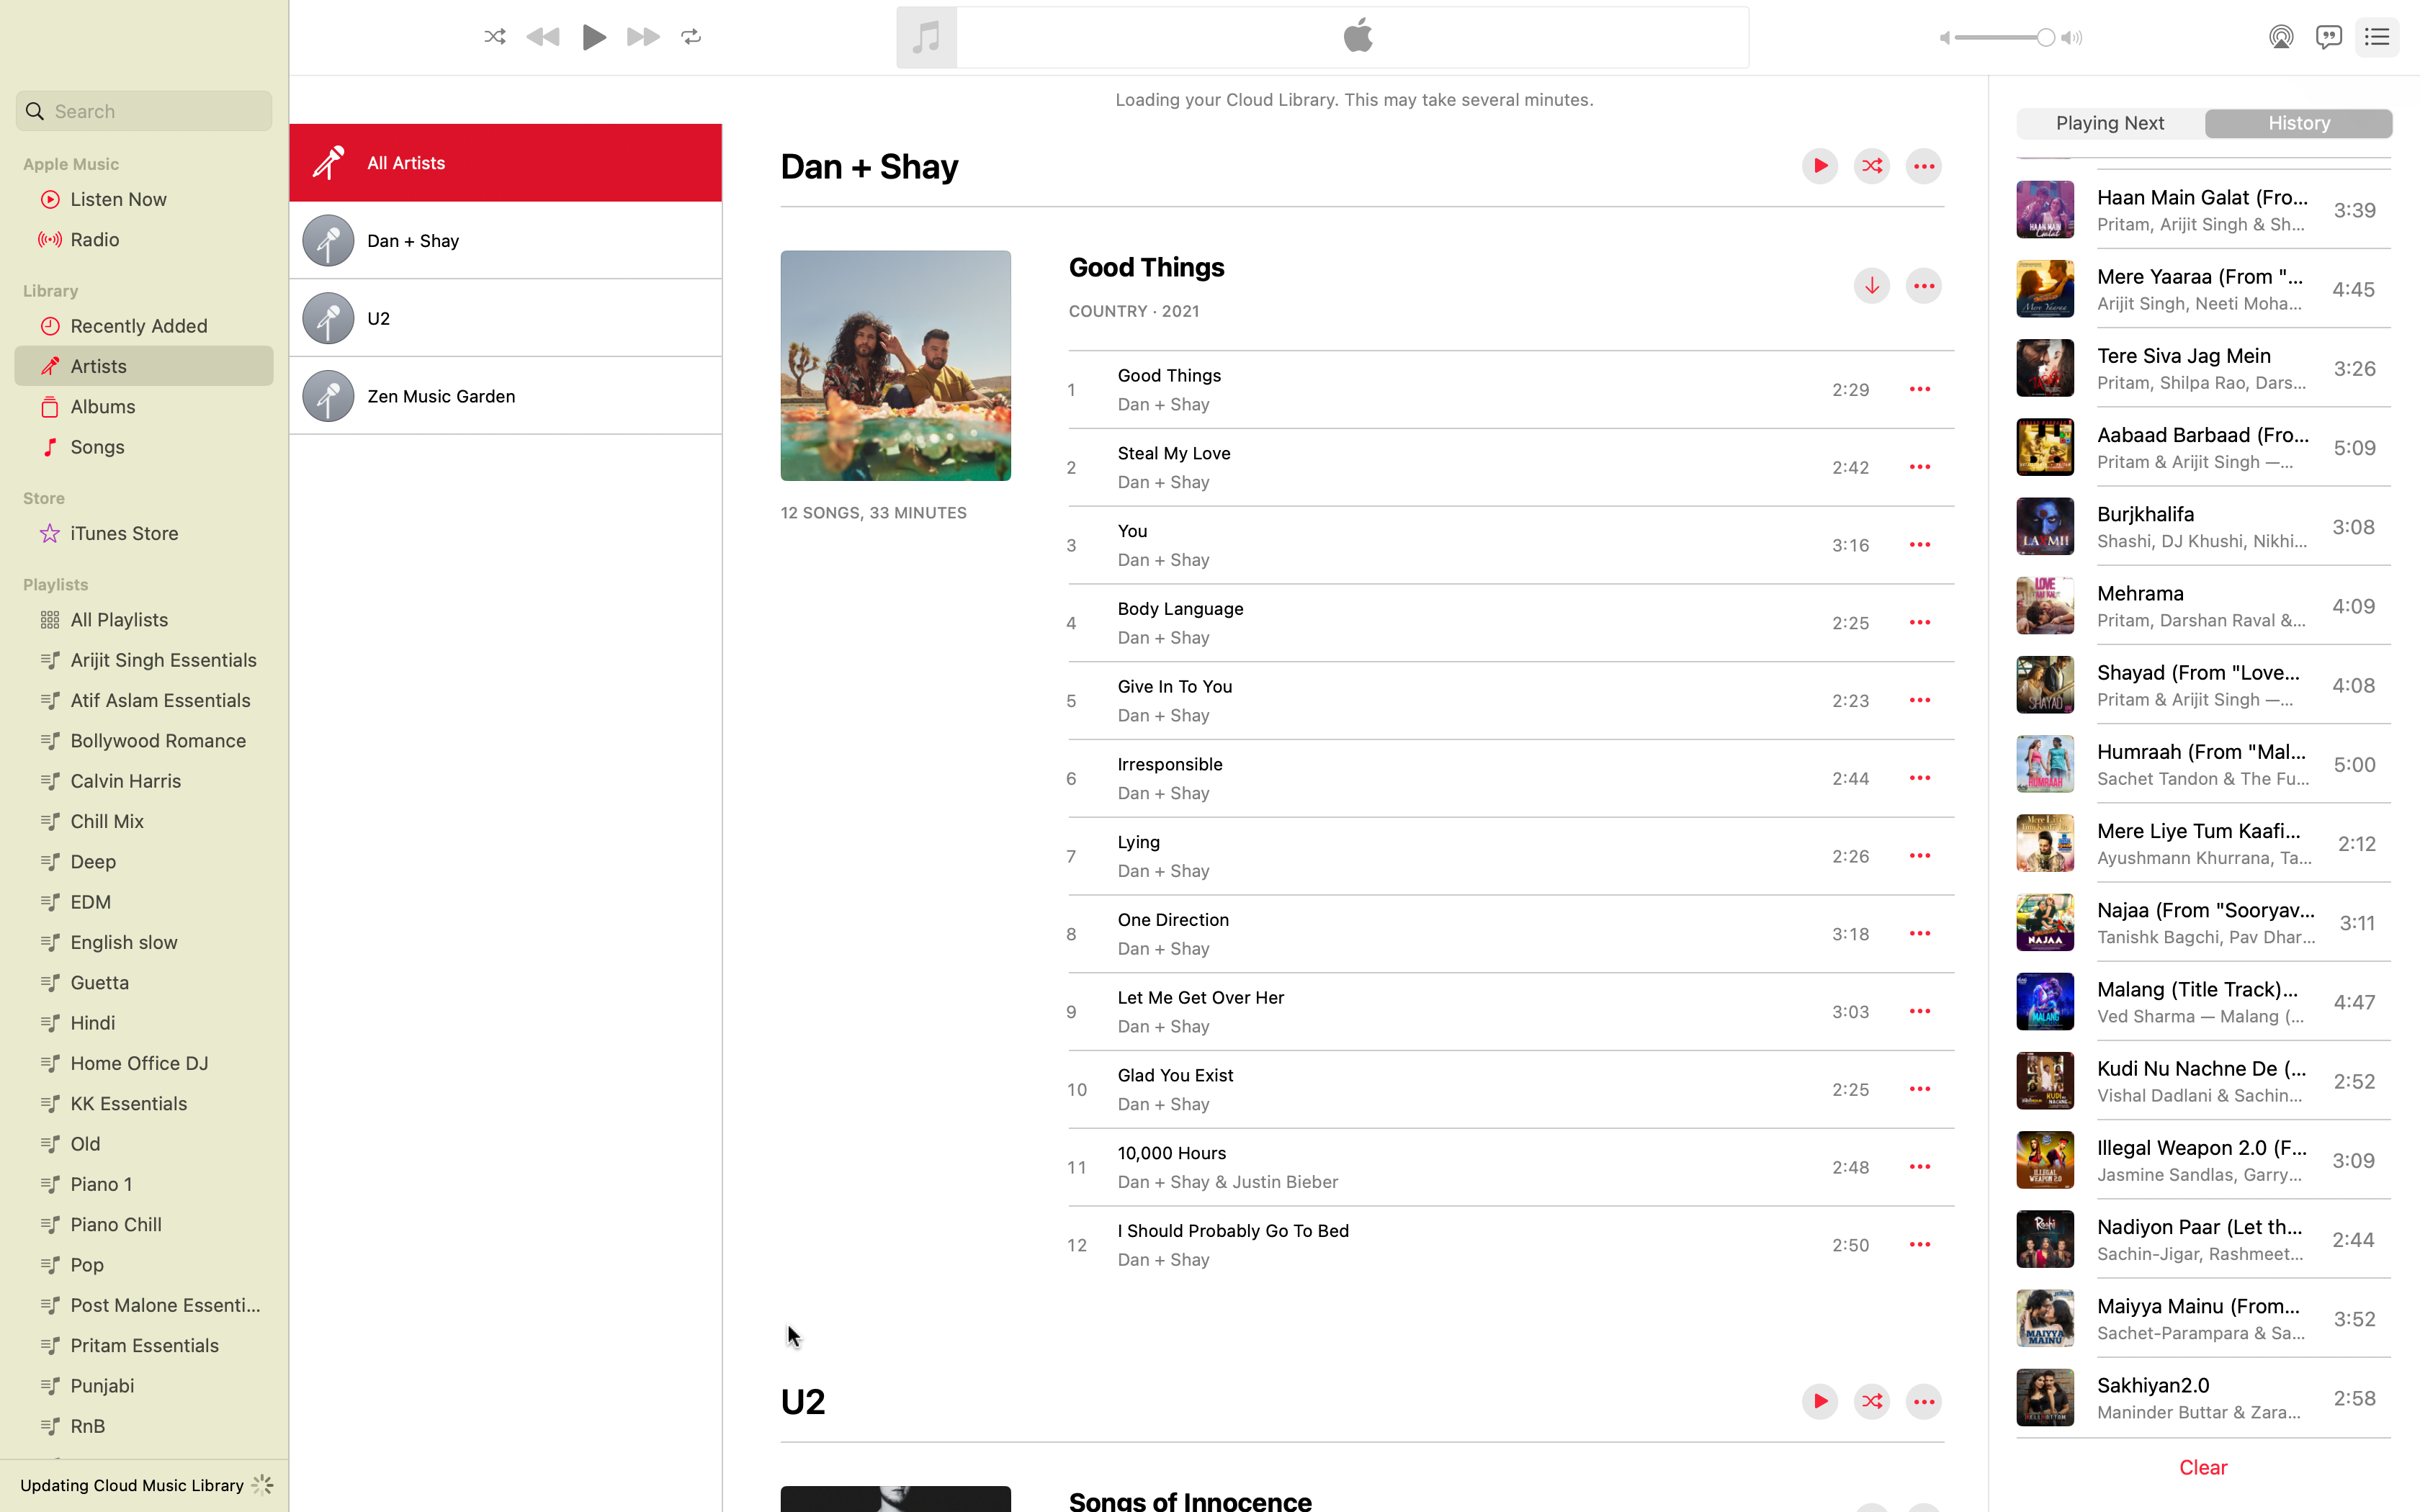 The width and height of the screenshot is (2420, 1512). Describe the element at coordinates (1465, 1088) in the screenshot. I see `the download process for the song "Glad You Exist"` at that location.